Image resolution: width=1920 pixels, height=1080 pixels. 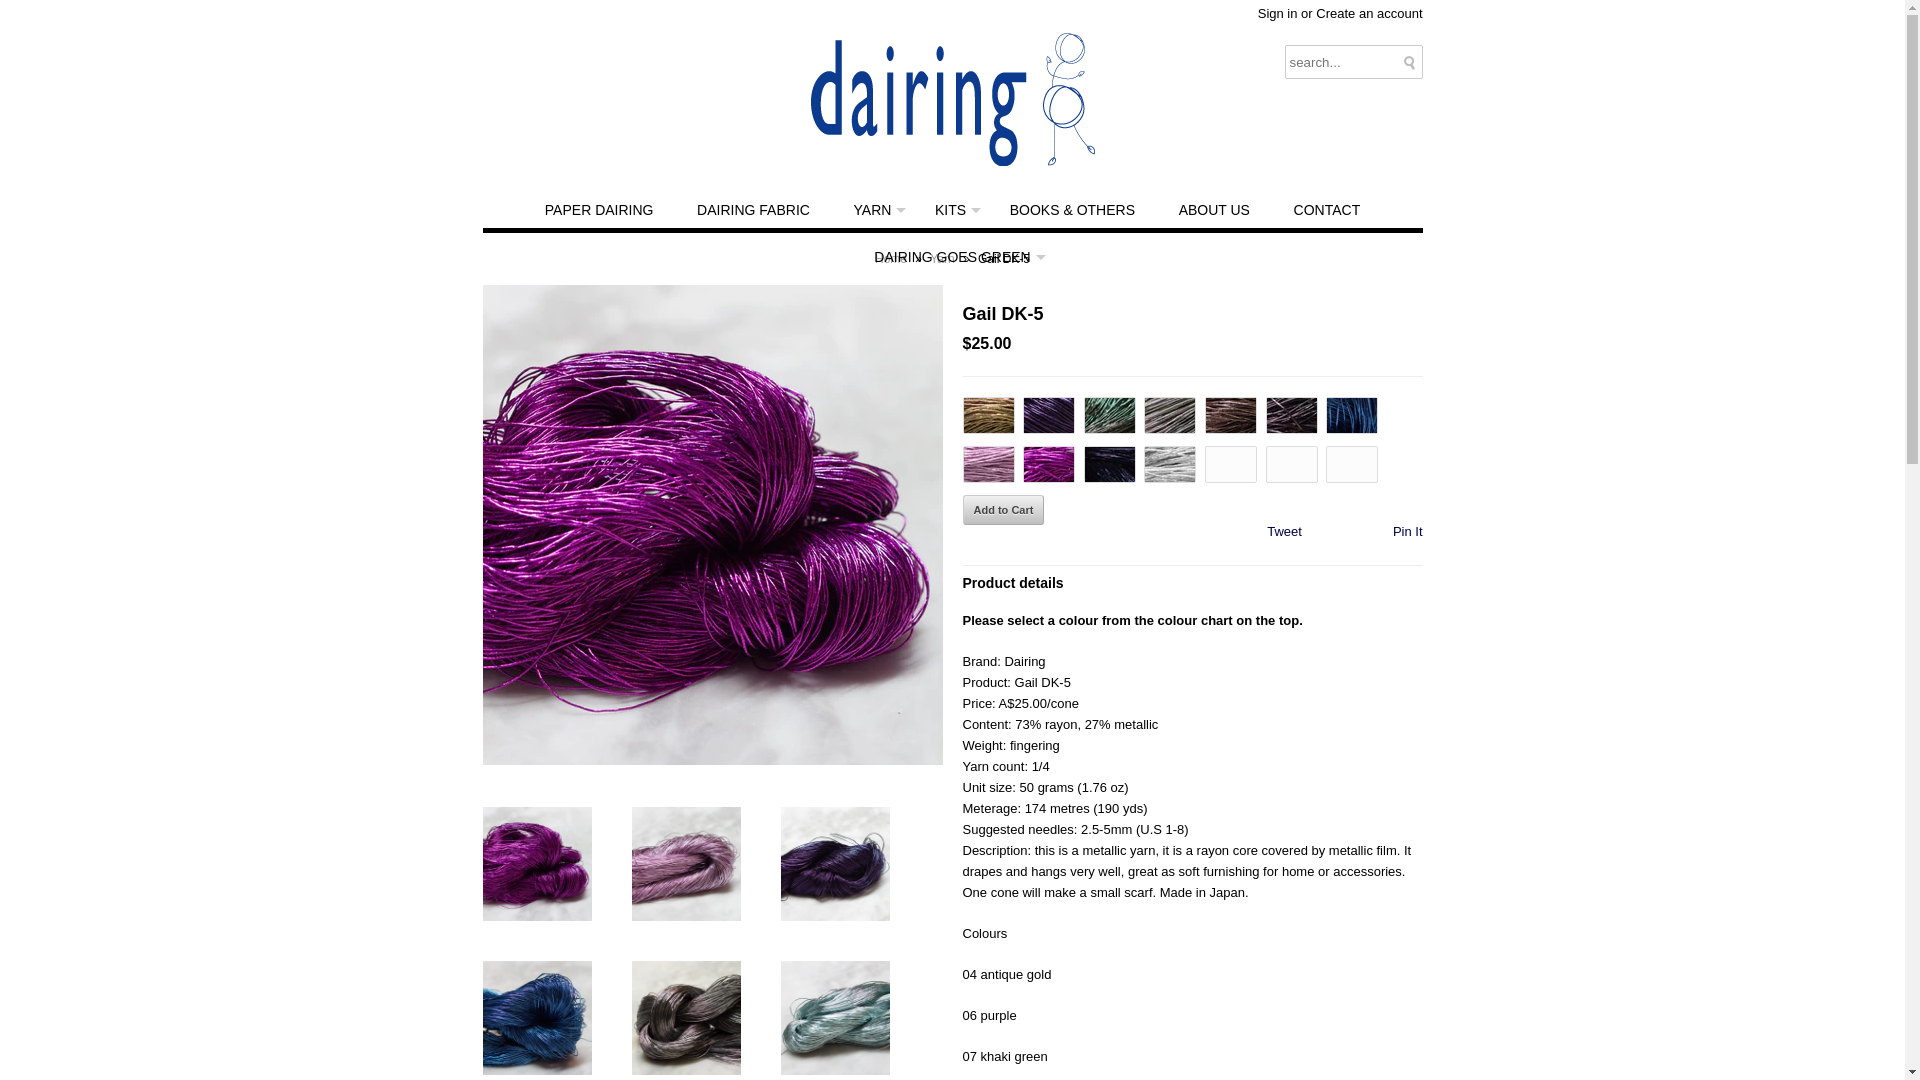 What do you see at coordinates (950, 256) in the screenshot?
I see `'DAIRING GOES GREEN'` at bounding box center [950, 256].